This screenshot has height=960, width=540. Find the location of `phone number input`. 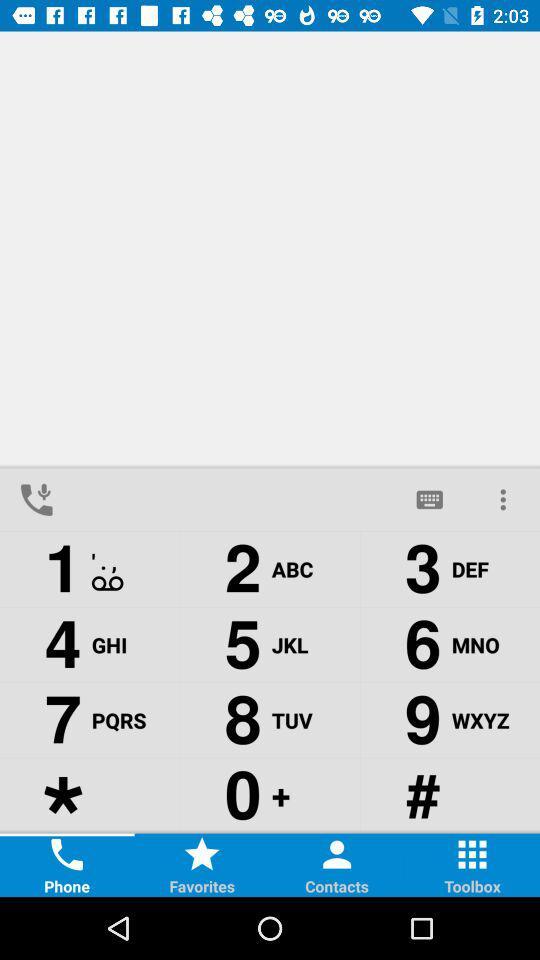

phone number input is located at coordinates (232, 498).